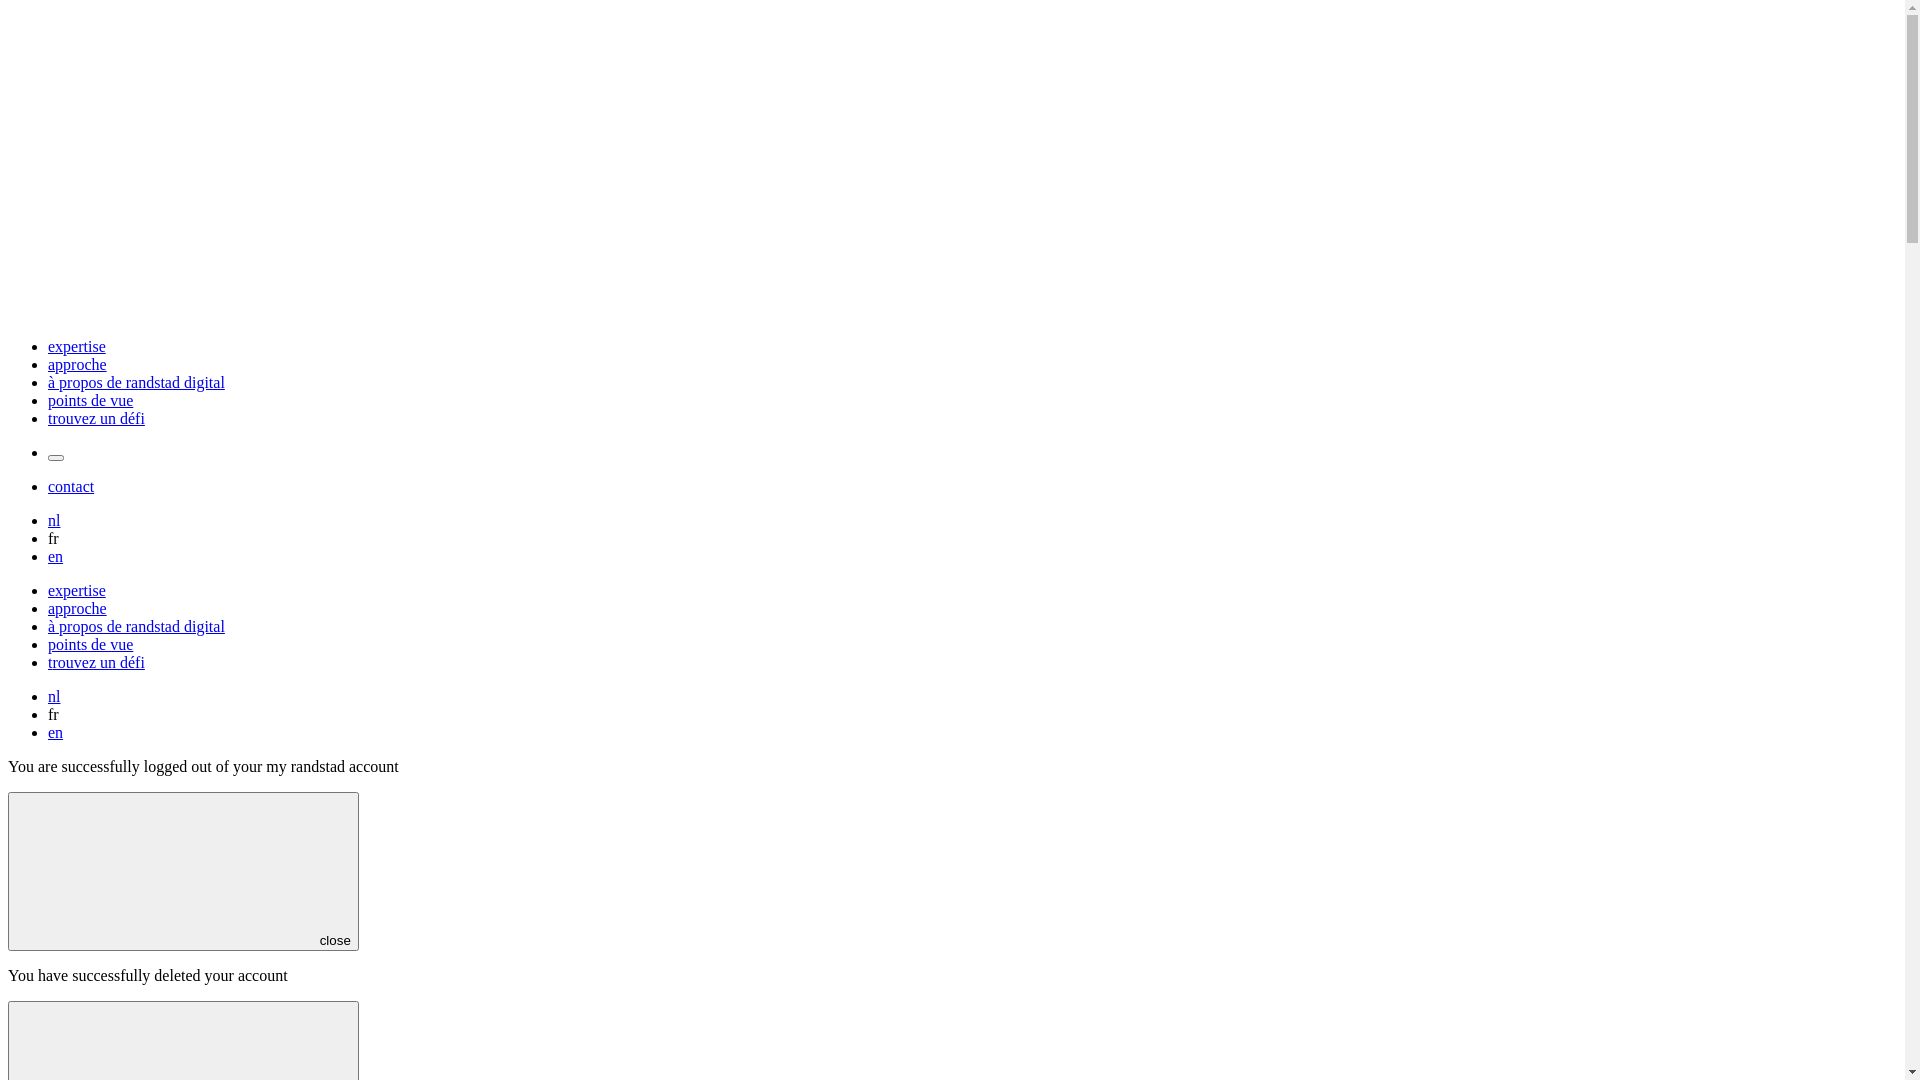 Image resolution: width=1920 pixels, height=1080 pixels. Describe the element at coordinates (48, 486) in the screenshot. I see `'contact'` at that location.